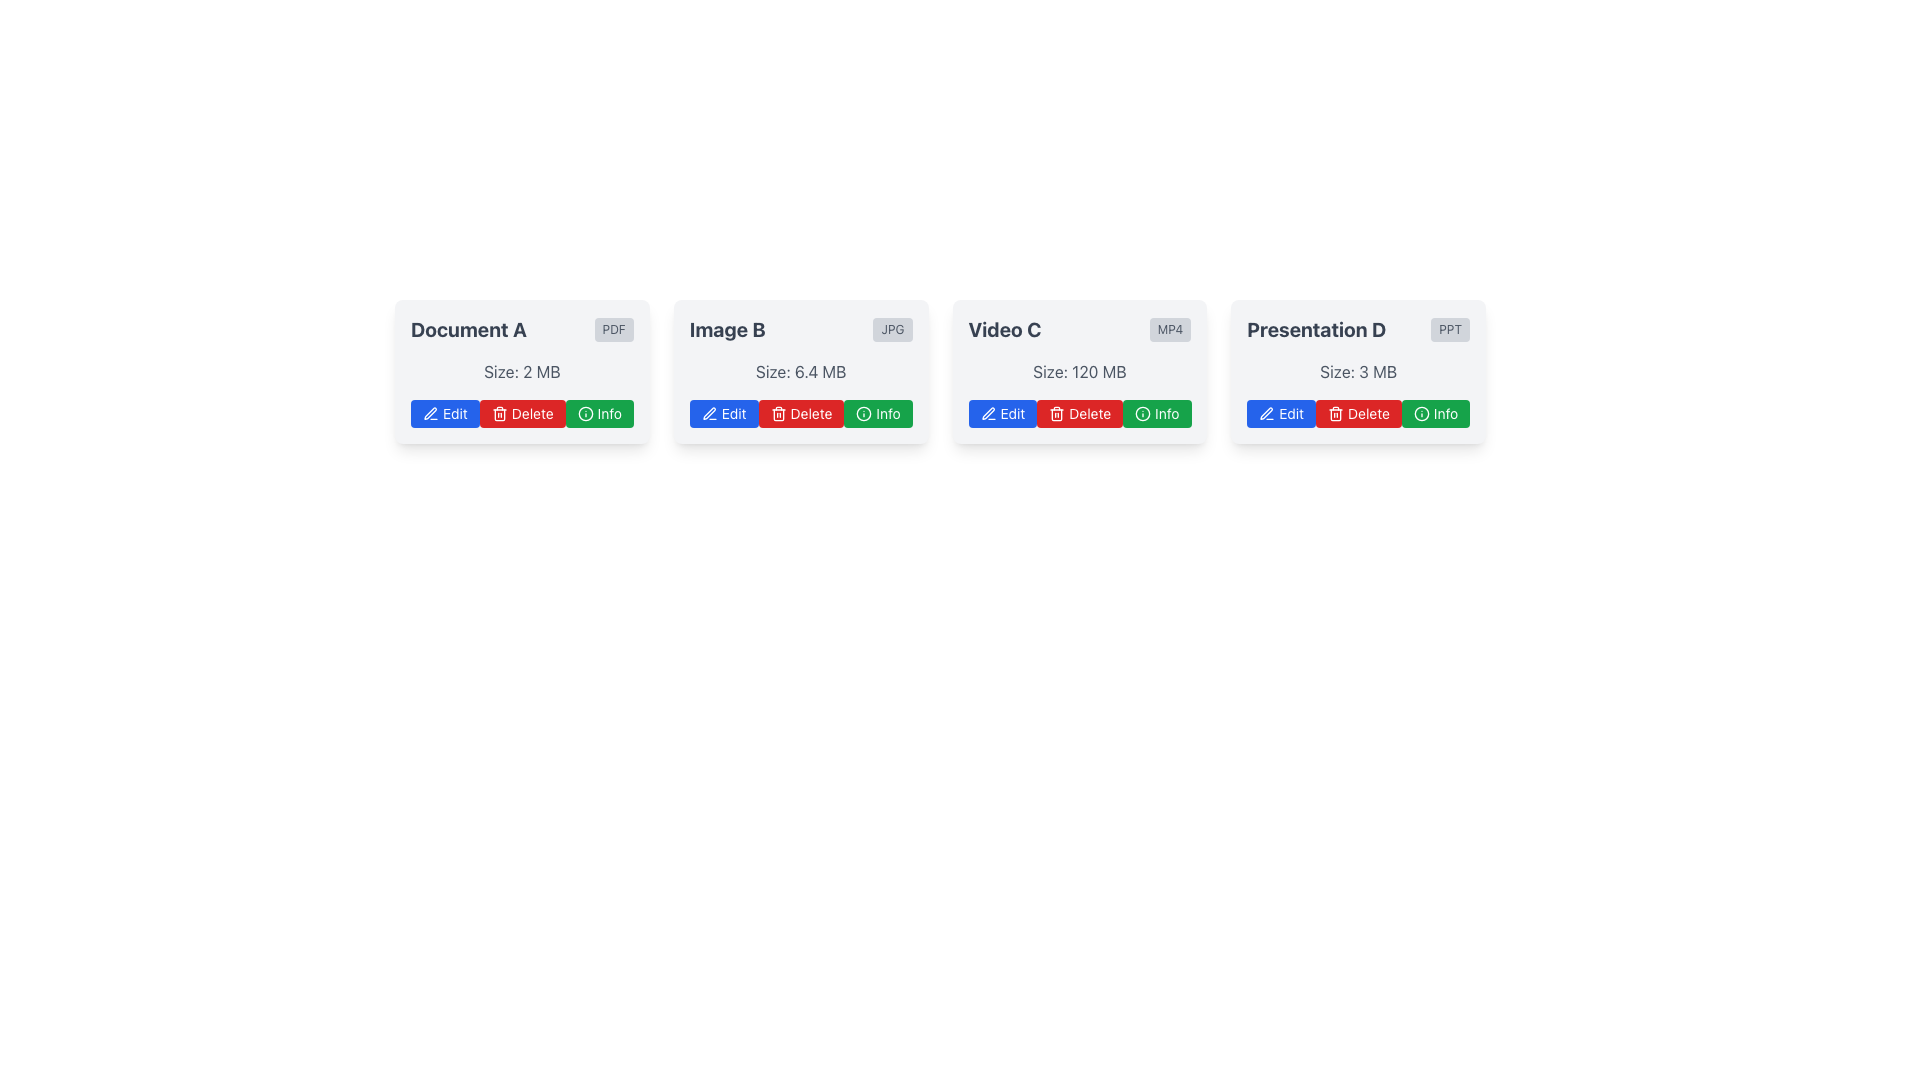  I want to click on the green 'Info' button with rounded corners, so click(598, 412).